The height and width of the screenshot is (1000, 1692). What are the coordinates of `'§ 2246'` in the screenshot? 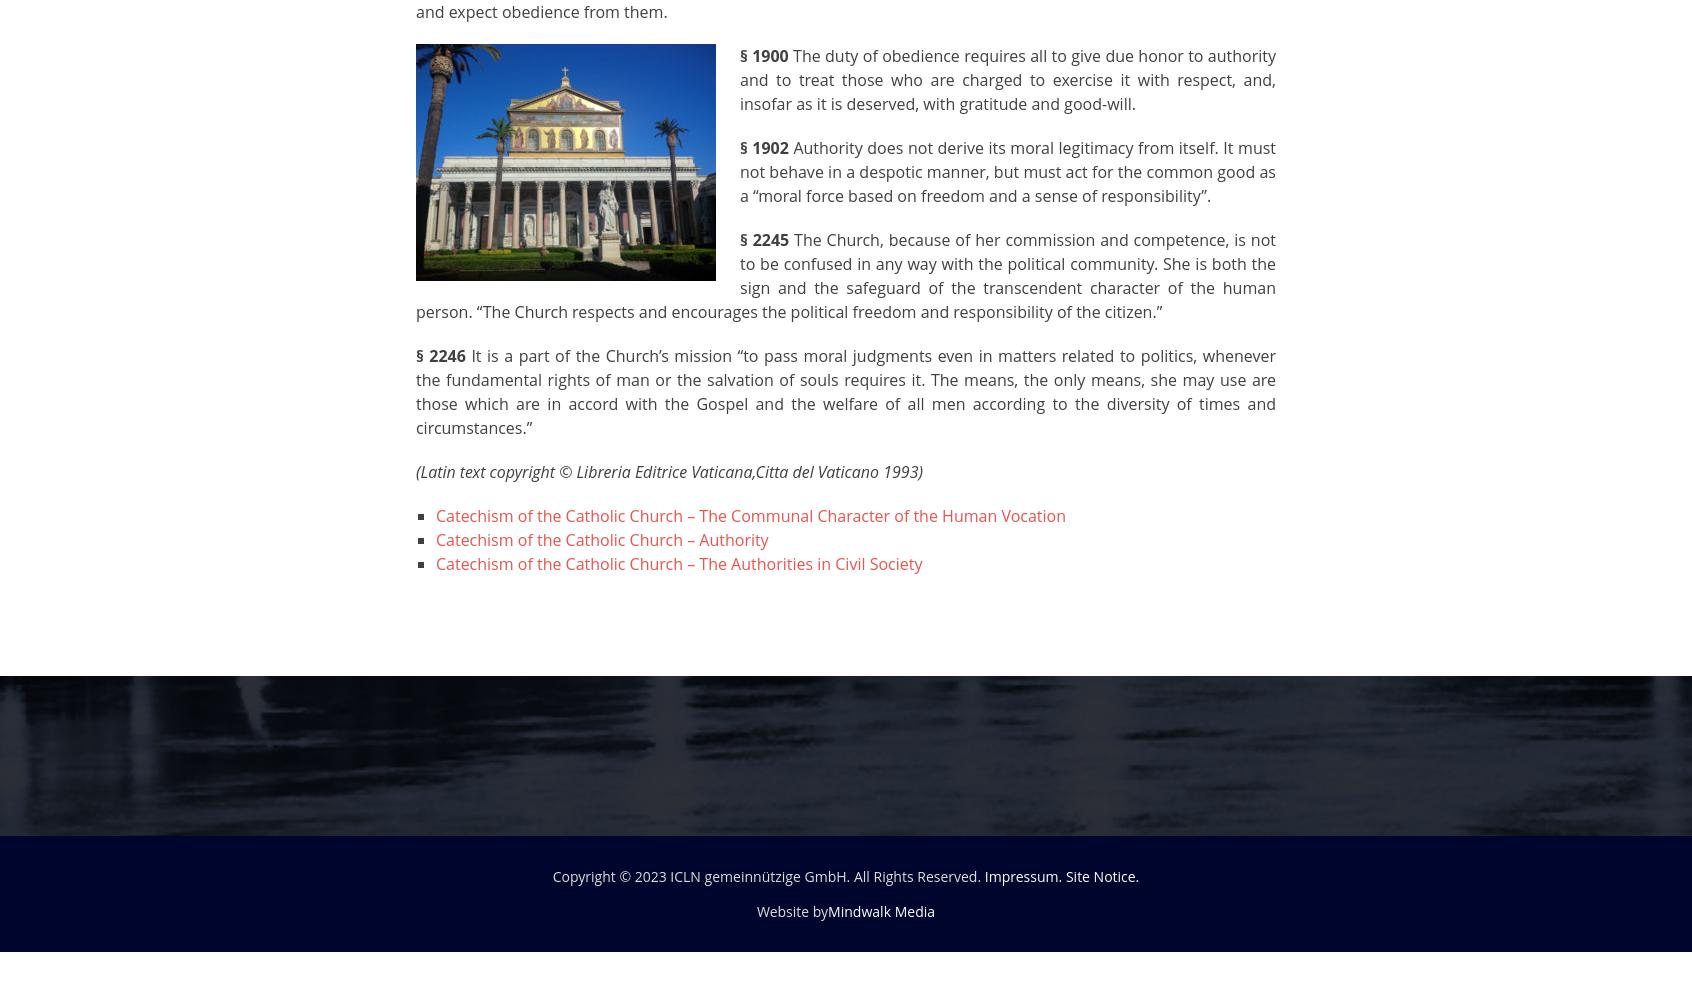 It's located at (416, 355).